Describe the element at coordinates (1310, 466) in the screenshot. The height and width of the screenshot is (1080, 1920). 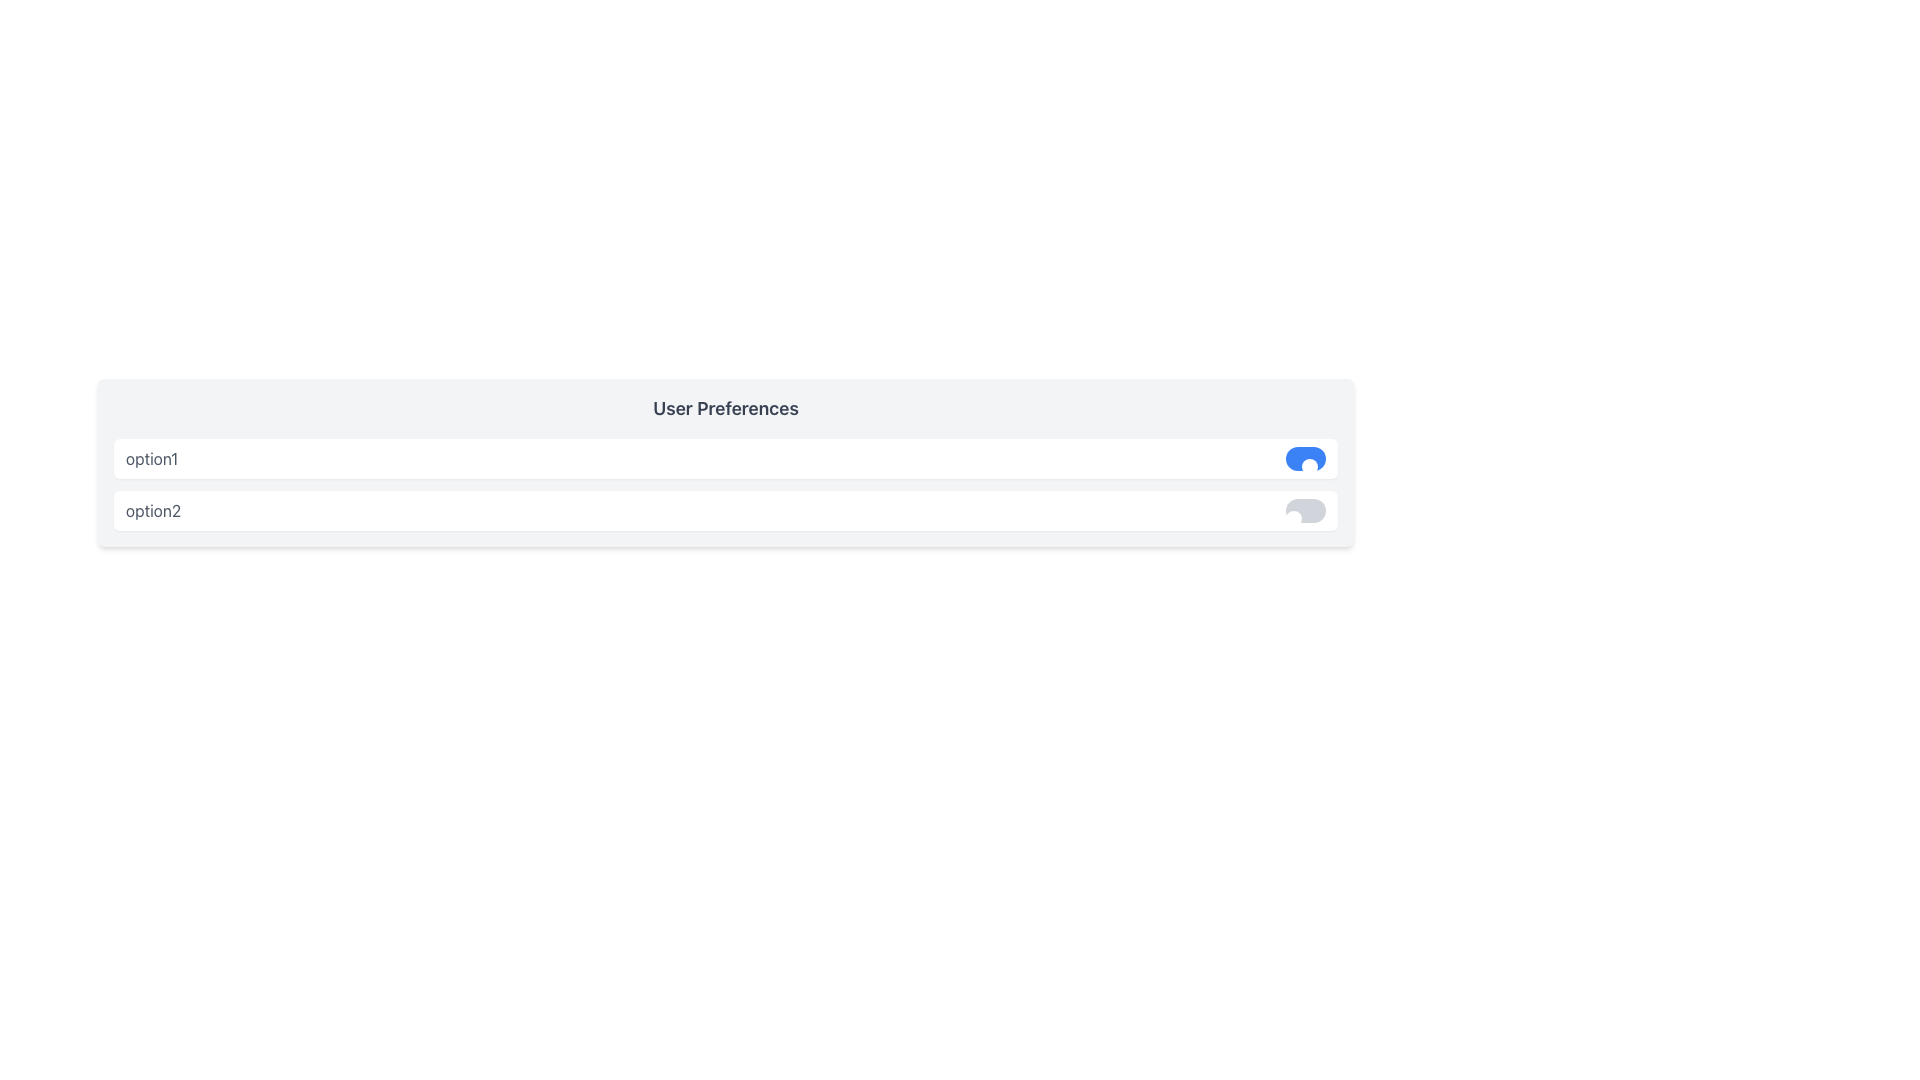
I see `the toggle switch knob, which is a circular component with a white fill inside a blue elongated capsule, located next to 'option1' in the 'User Preferences' menu` at that location.